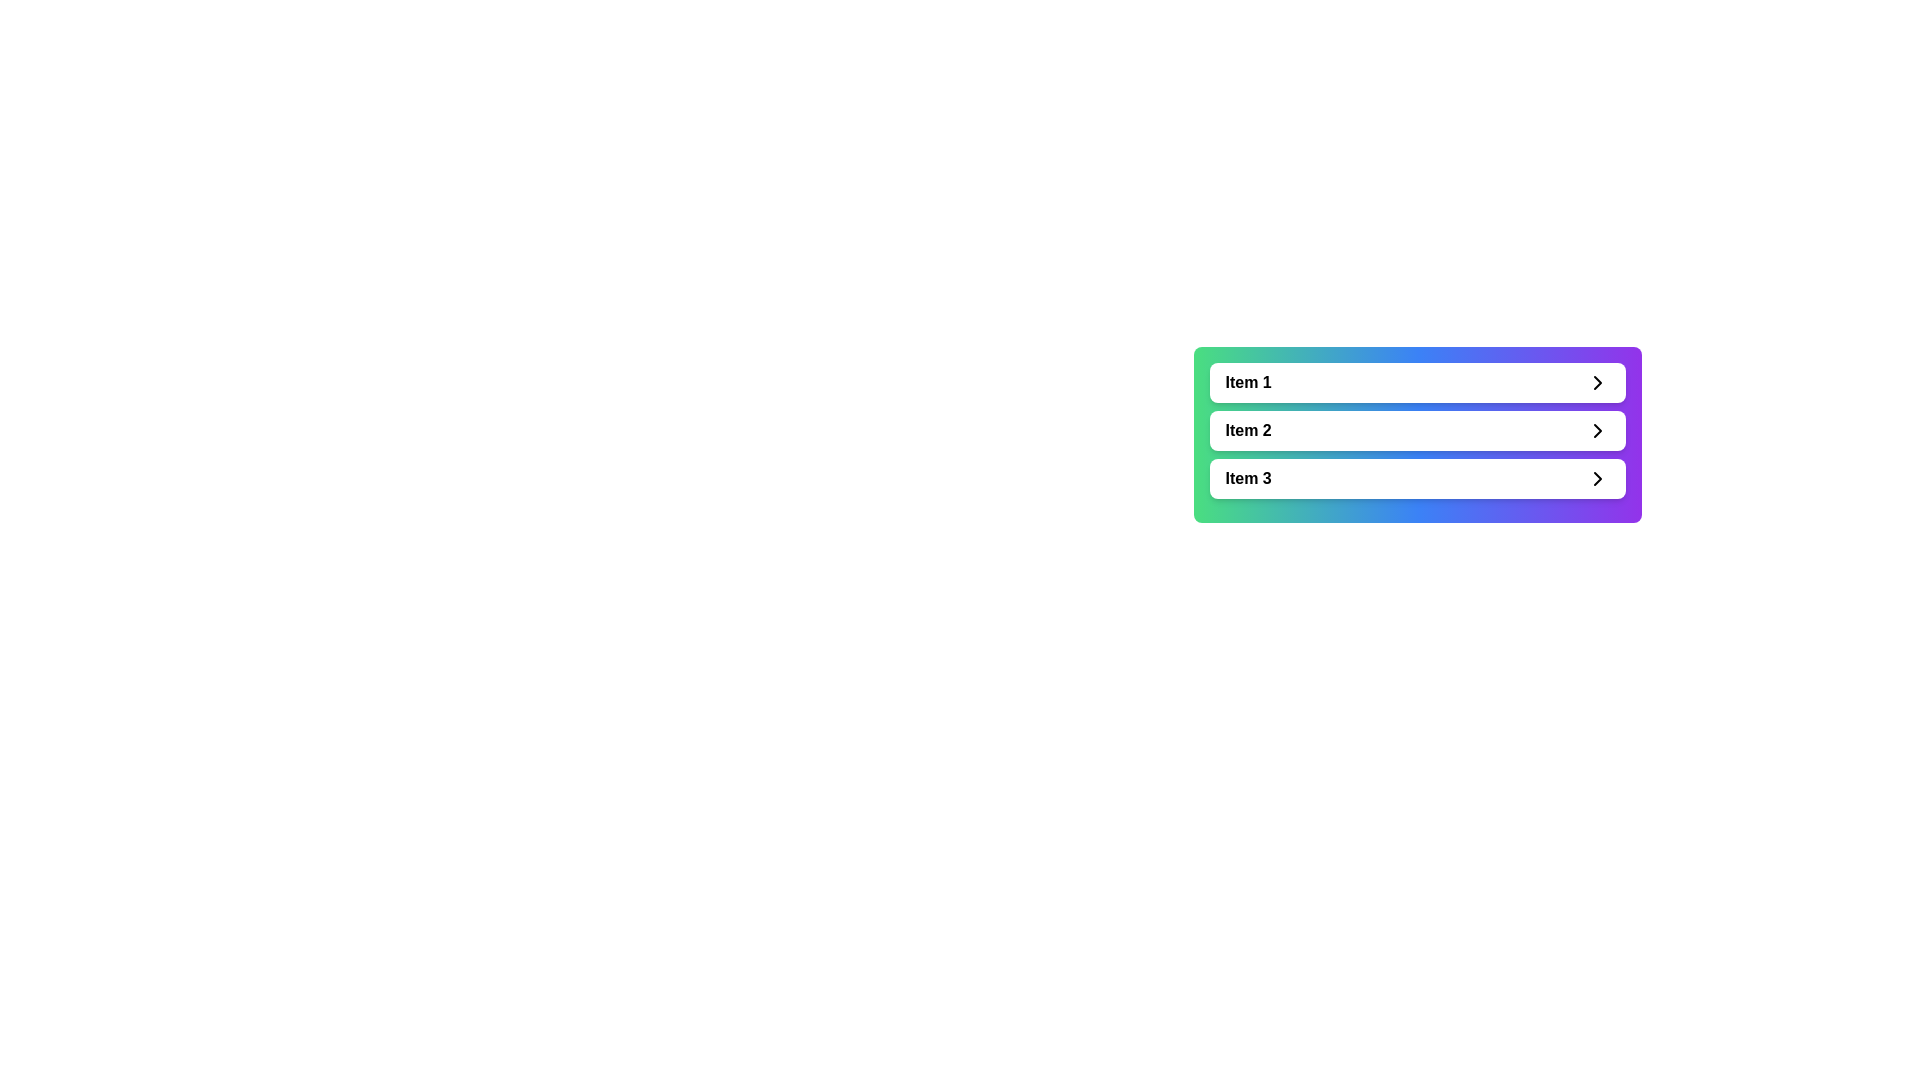 This screenshot has width=1920, height=1080. Describe the element at coordinates (1596, 478) in the screenshot. I see `the arrow icon located at the far right of the third row in the list, which indicates navigation or expansion for the third list item` at that location.